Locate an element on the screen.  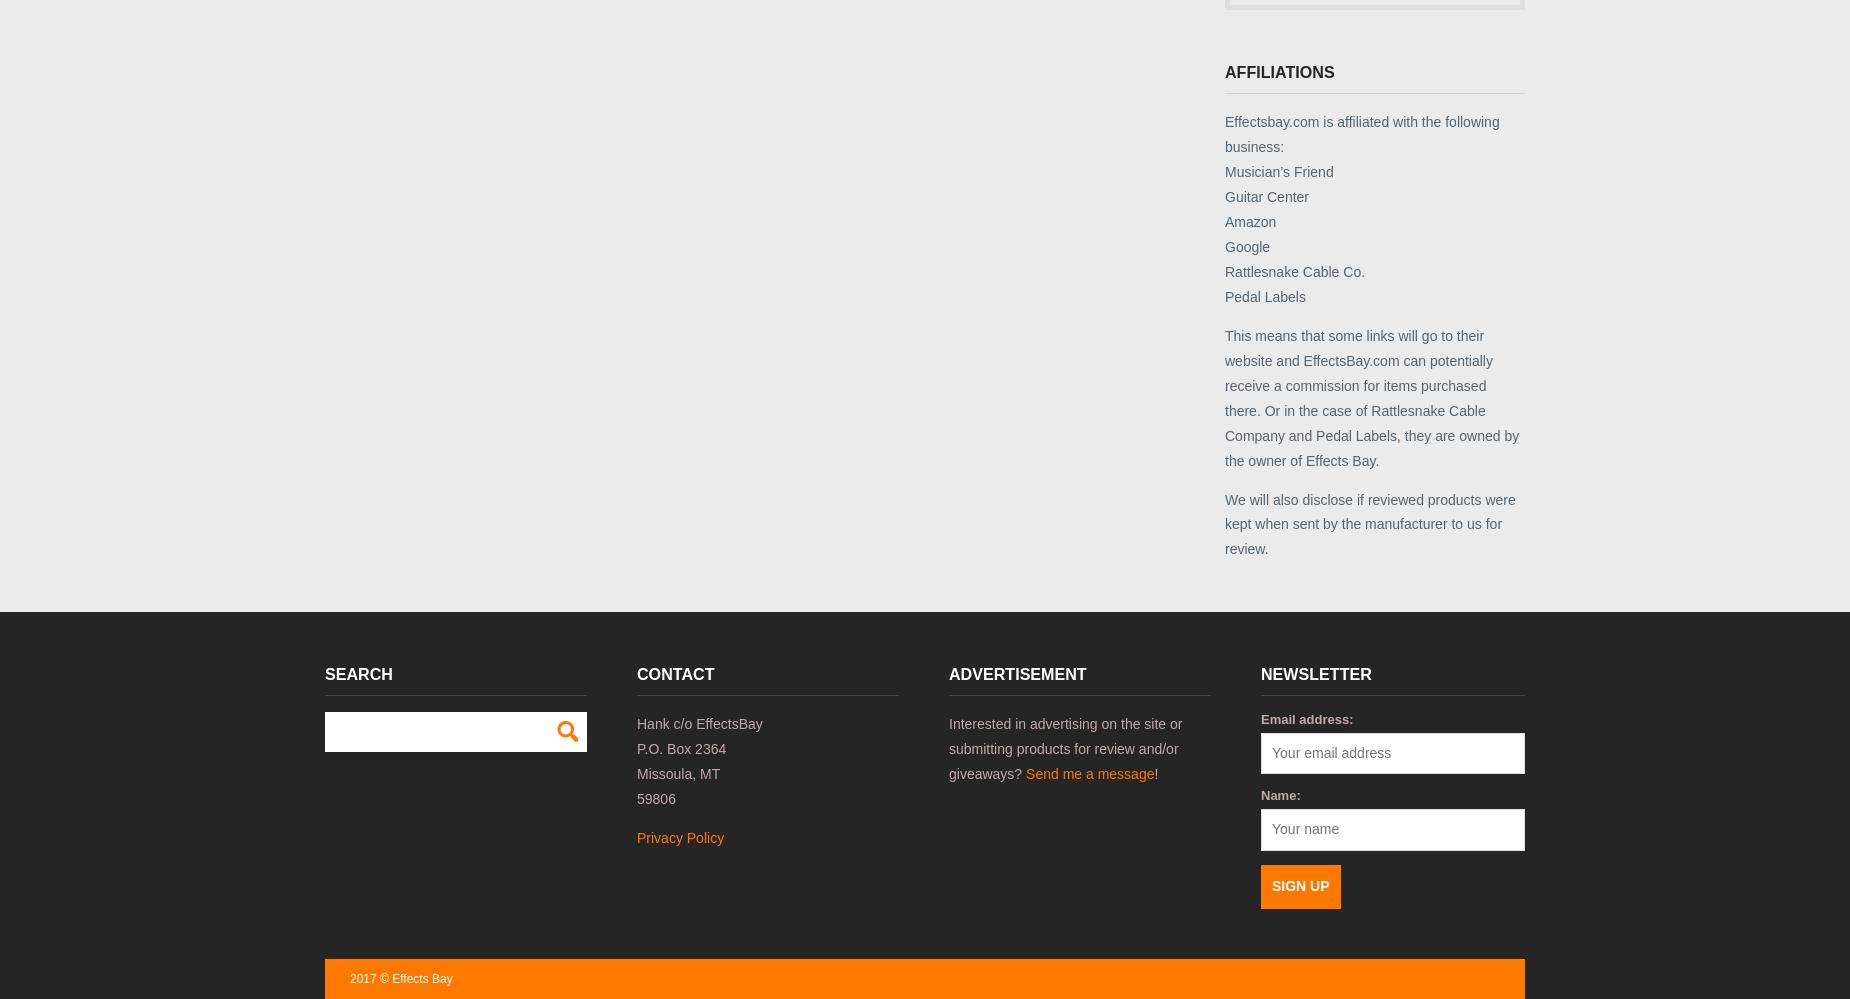
'Interested in advertising on the site or submitting products for review and/or giveaways?' is located at coordinates (1064, 746).